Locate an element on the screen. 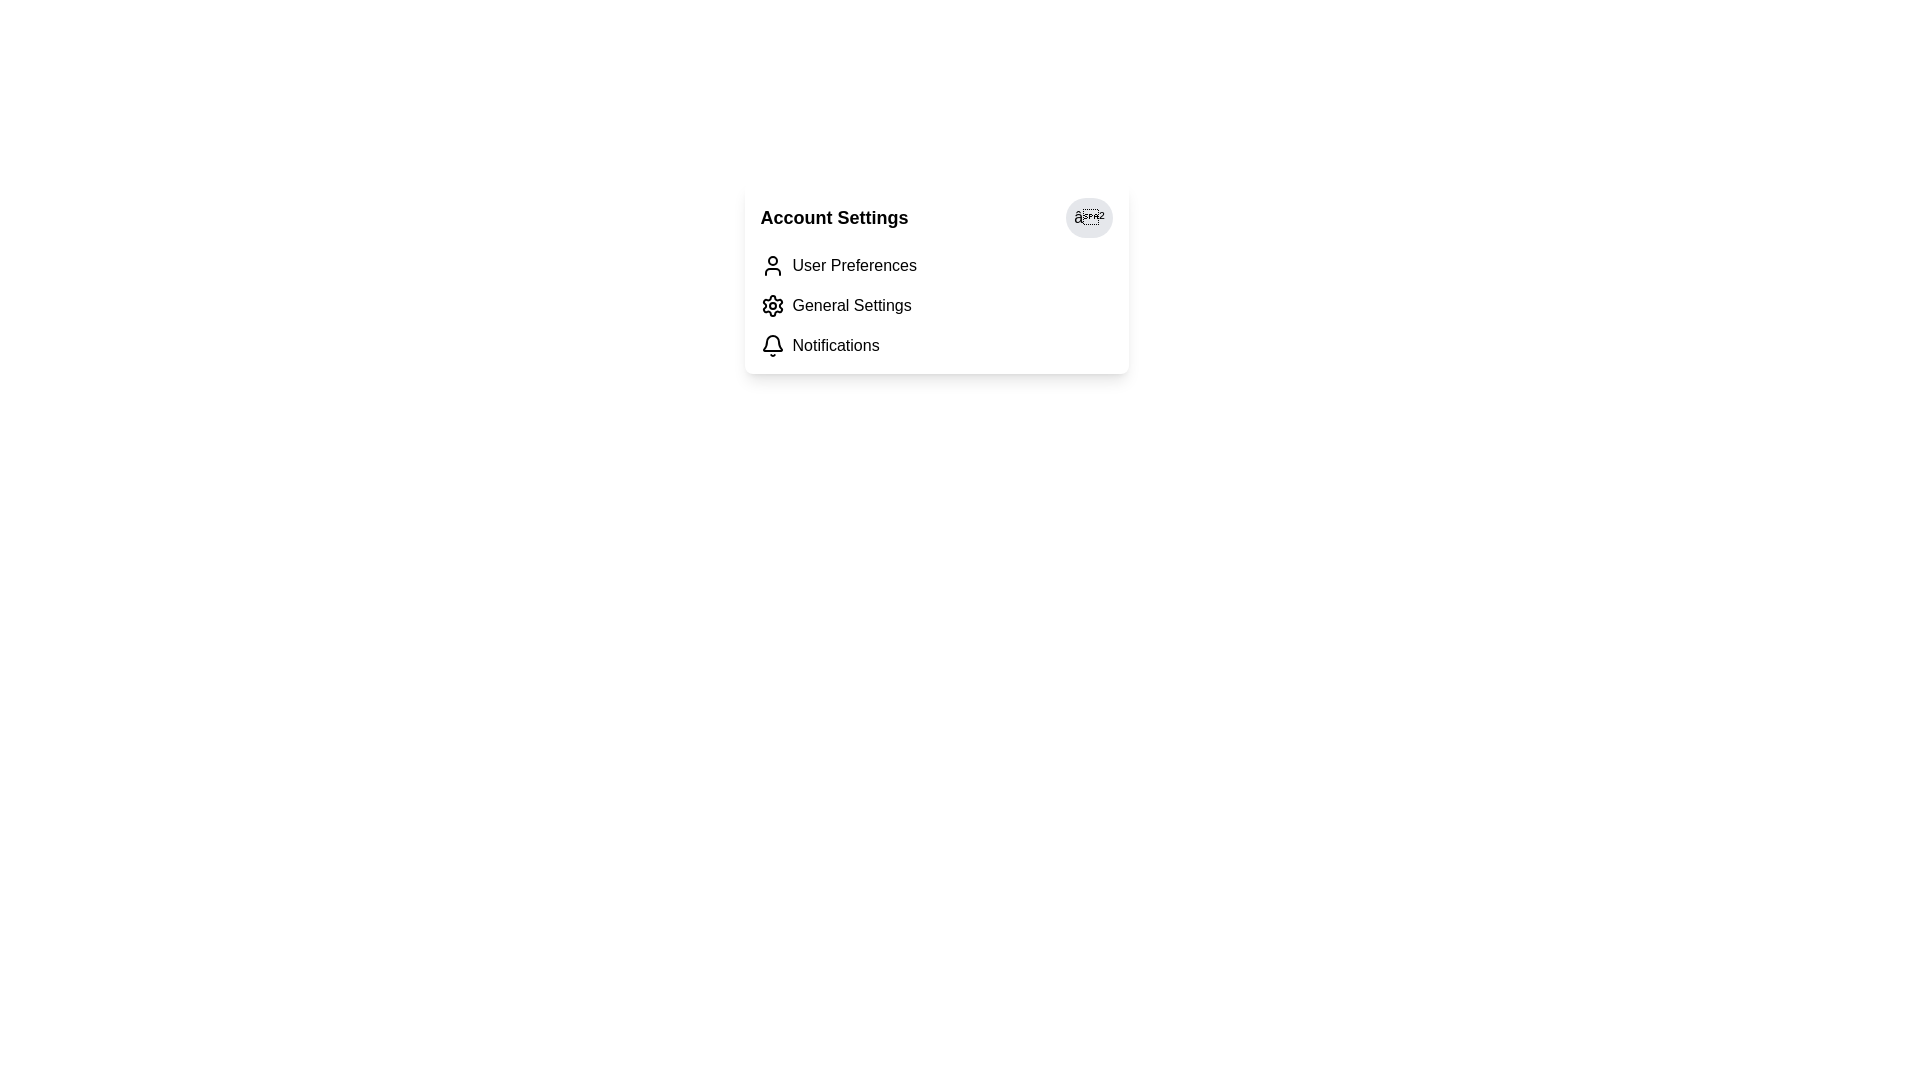 This screenshot has height=1080, width=1920. the upward-pointing arrow button ('▲') with a light gray background, located next to 'Account Settings' is located at coordinates (1088, 218).